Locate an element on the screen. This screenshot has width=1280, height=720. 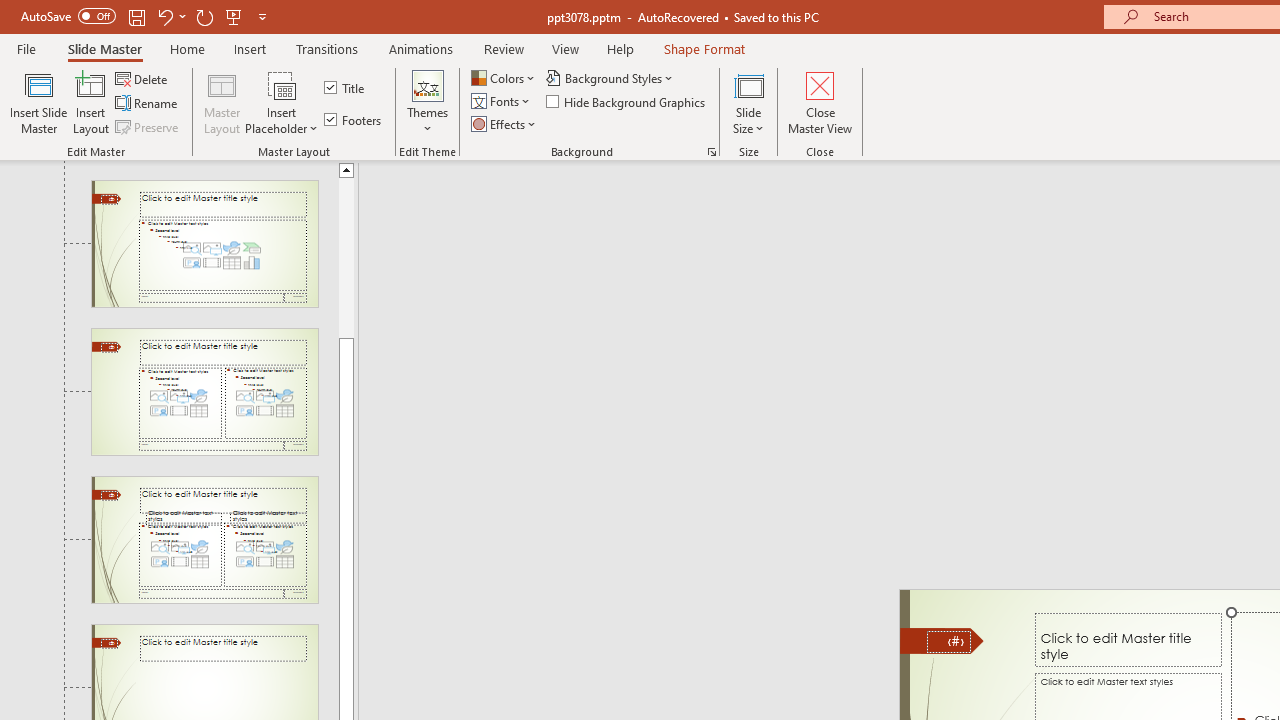
'Delete' is located at coordinates (142, 78).